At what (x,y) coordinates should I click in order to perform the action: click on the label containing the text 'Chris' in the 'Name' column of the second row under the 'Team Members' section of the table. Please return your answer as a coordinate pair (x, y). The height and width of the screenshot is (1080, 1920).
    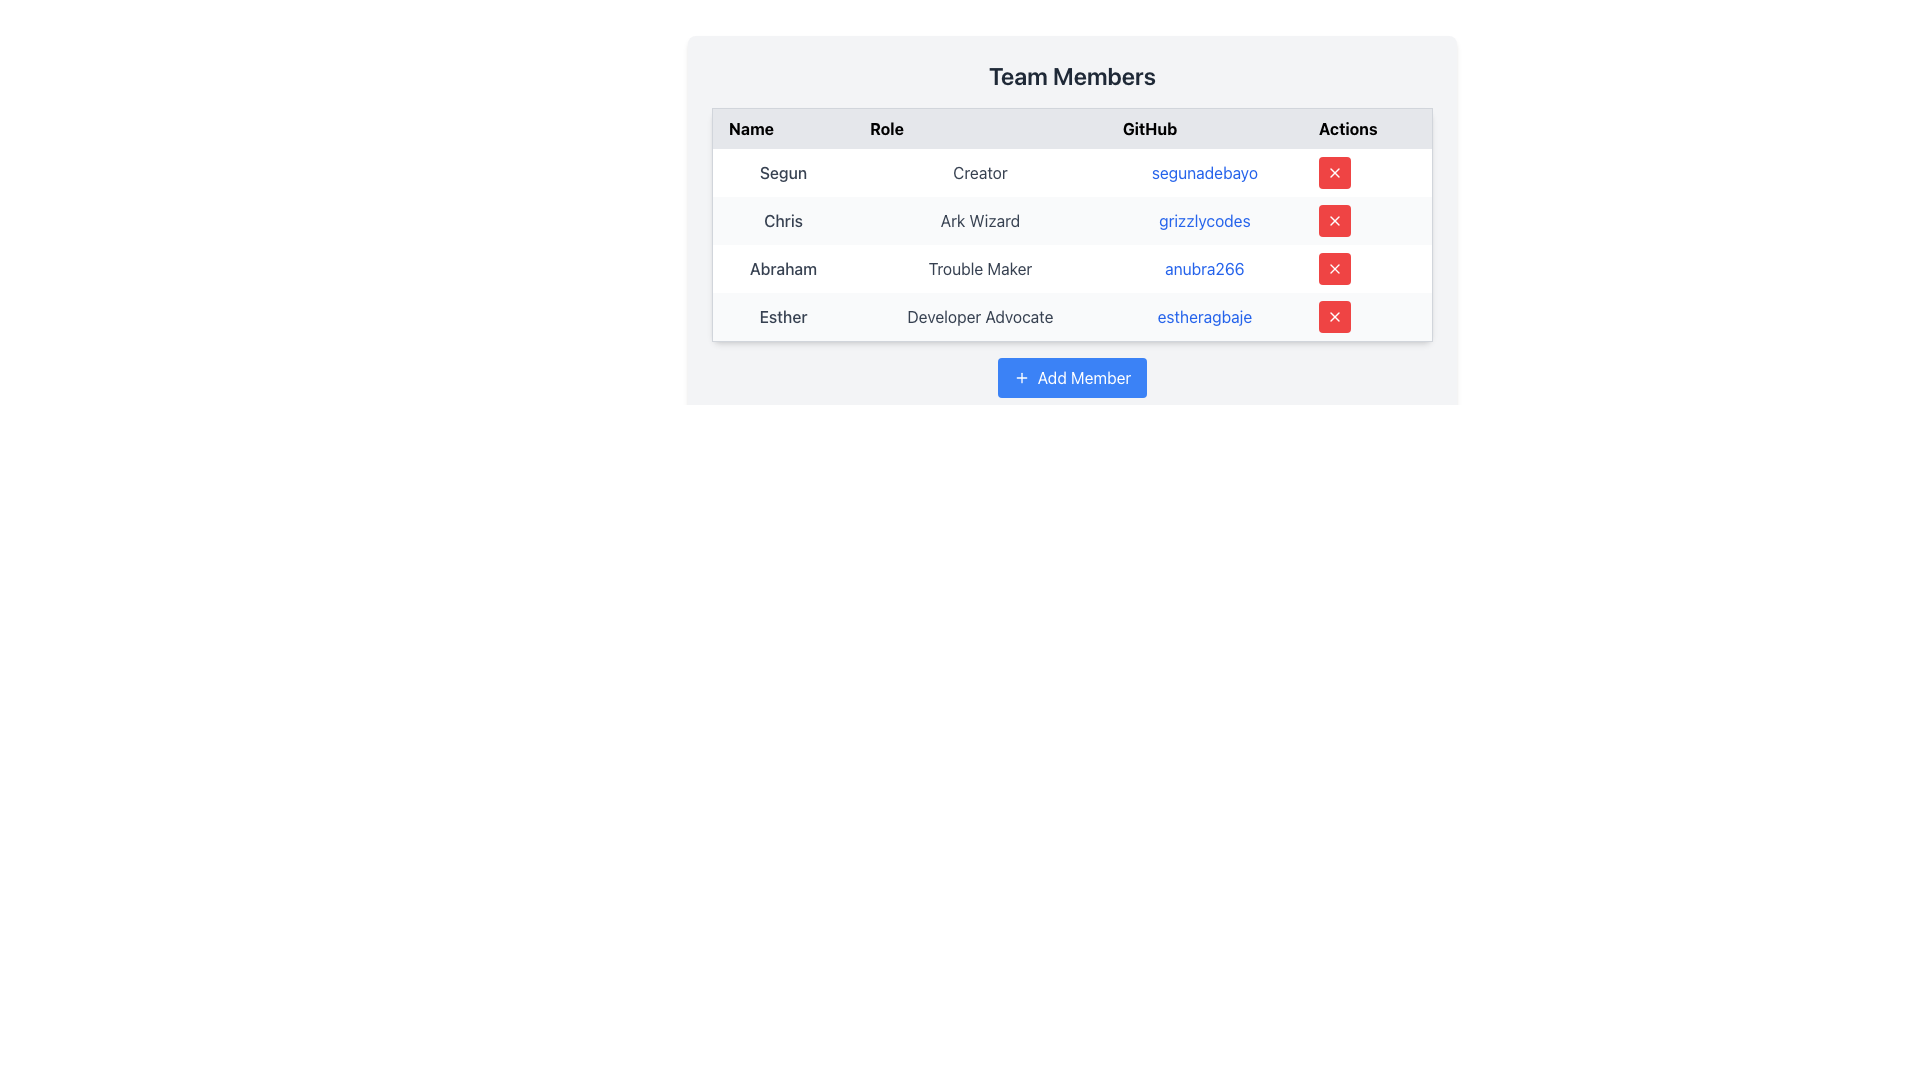
    Looking at the image, I should click on (782, 220).